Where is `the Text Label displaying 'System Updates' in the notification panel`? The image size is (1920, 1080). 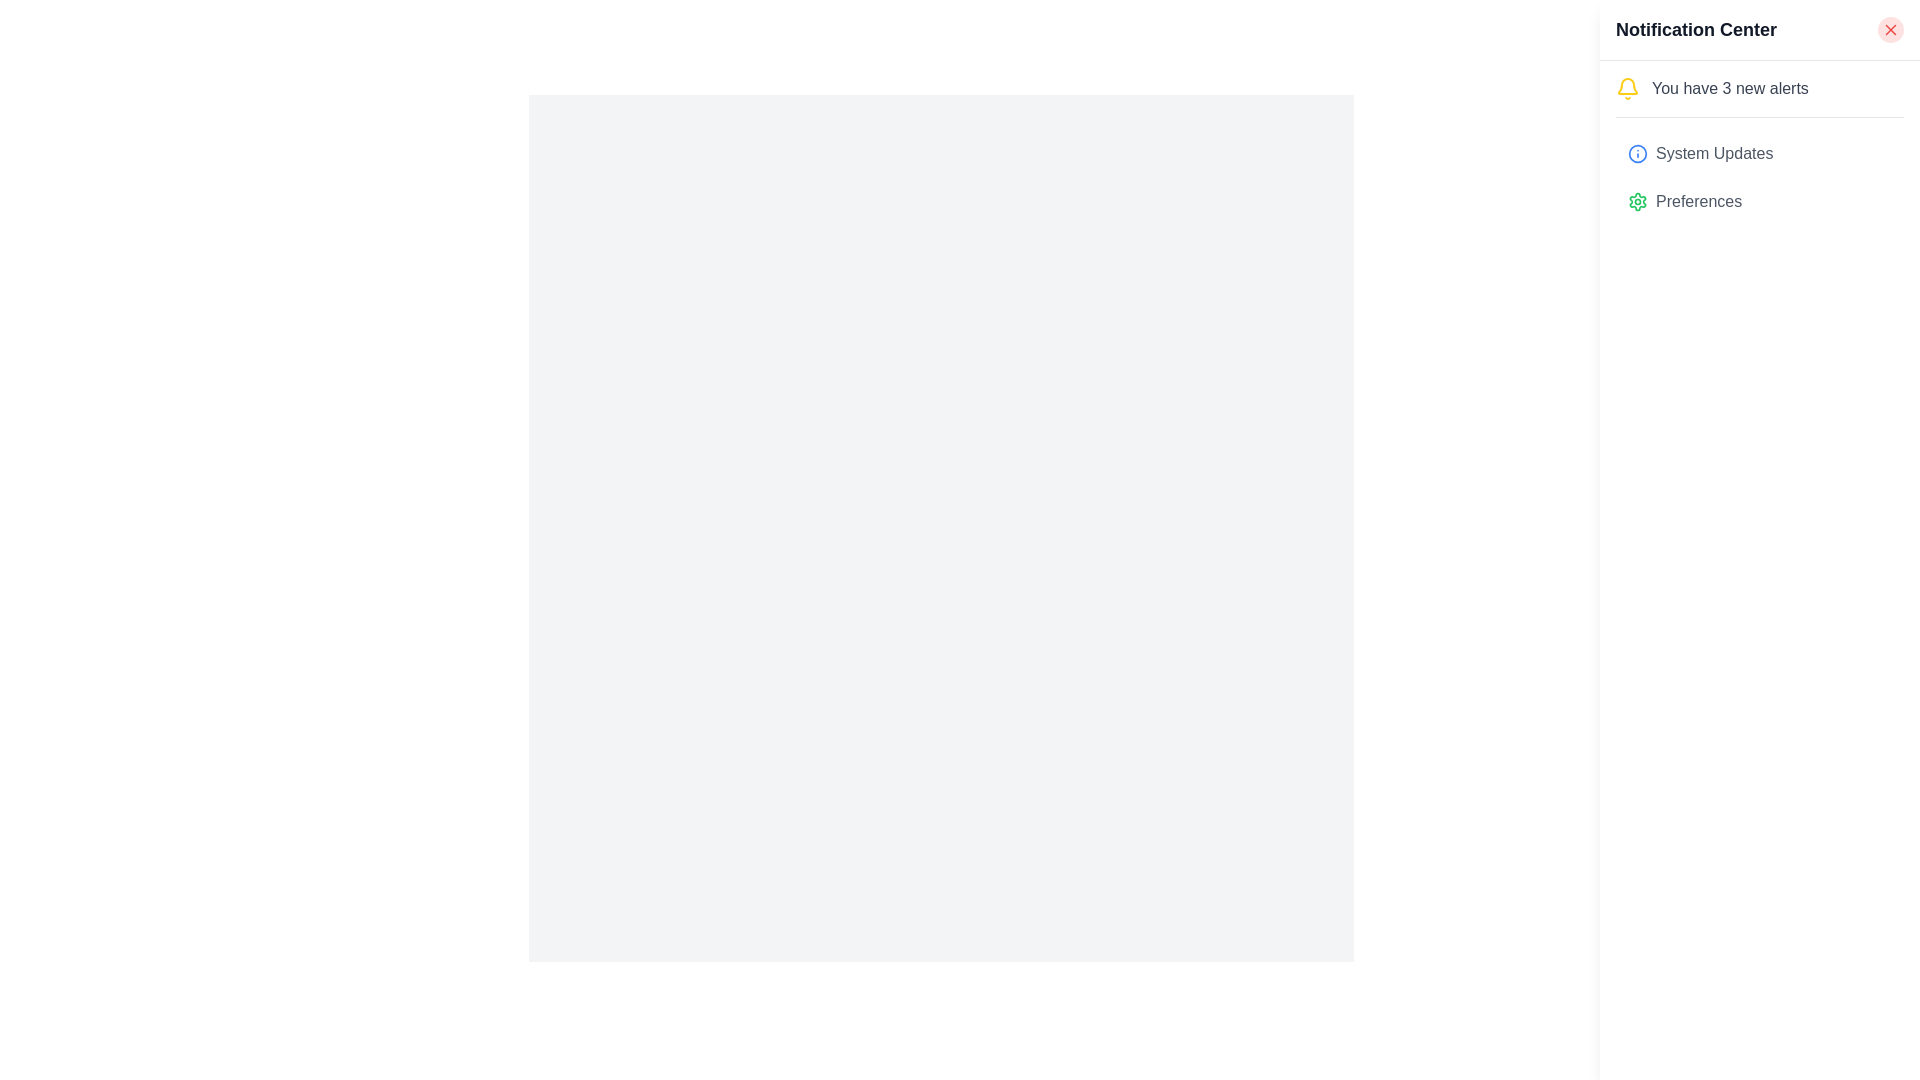 the Text Label displaying 'System Updates' in the notification panel is located at coordinates (1713, 153).